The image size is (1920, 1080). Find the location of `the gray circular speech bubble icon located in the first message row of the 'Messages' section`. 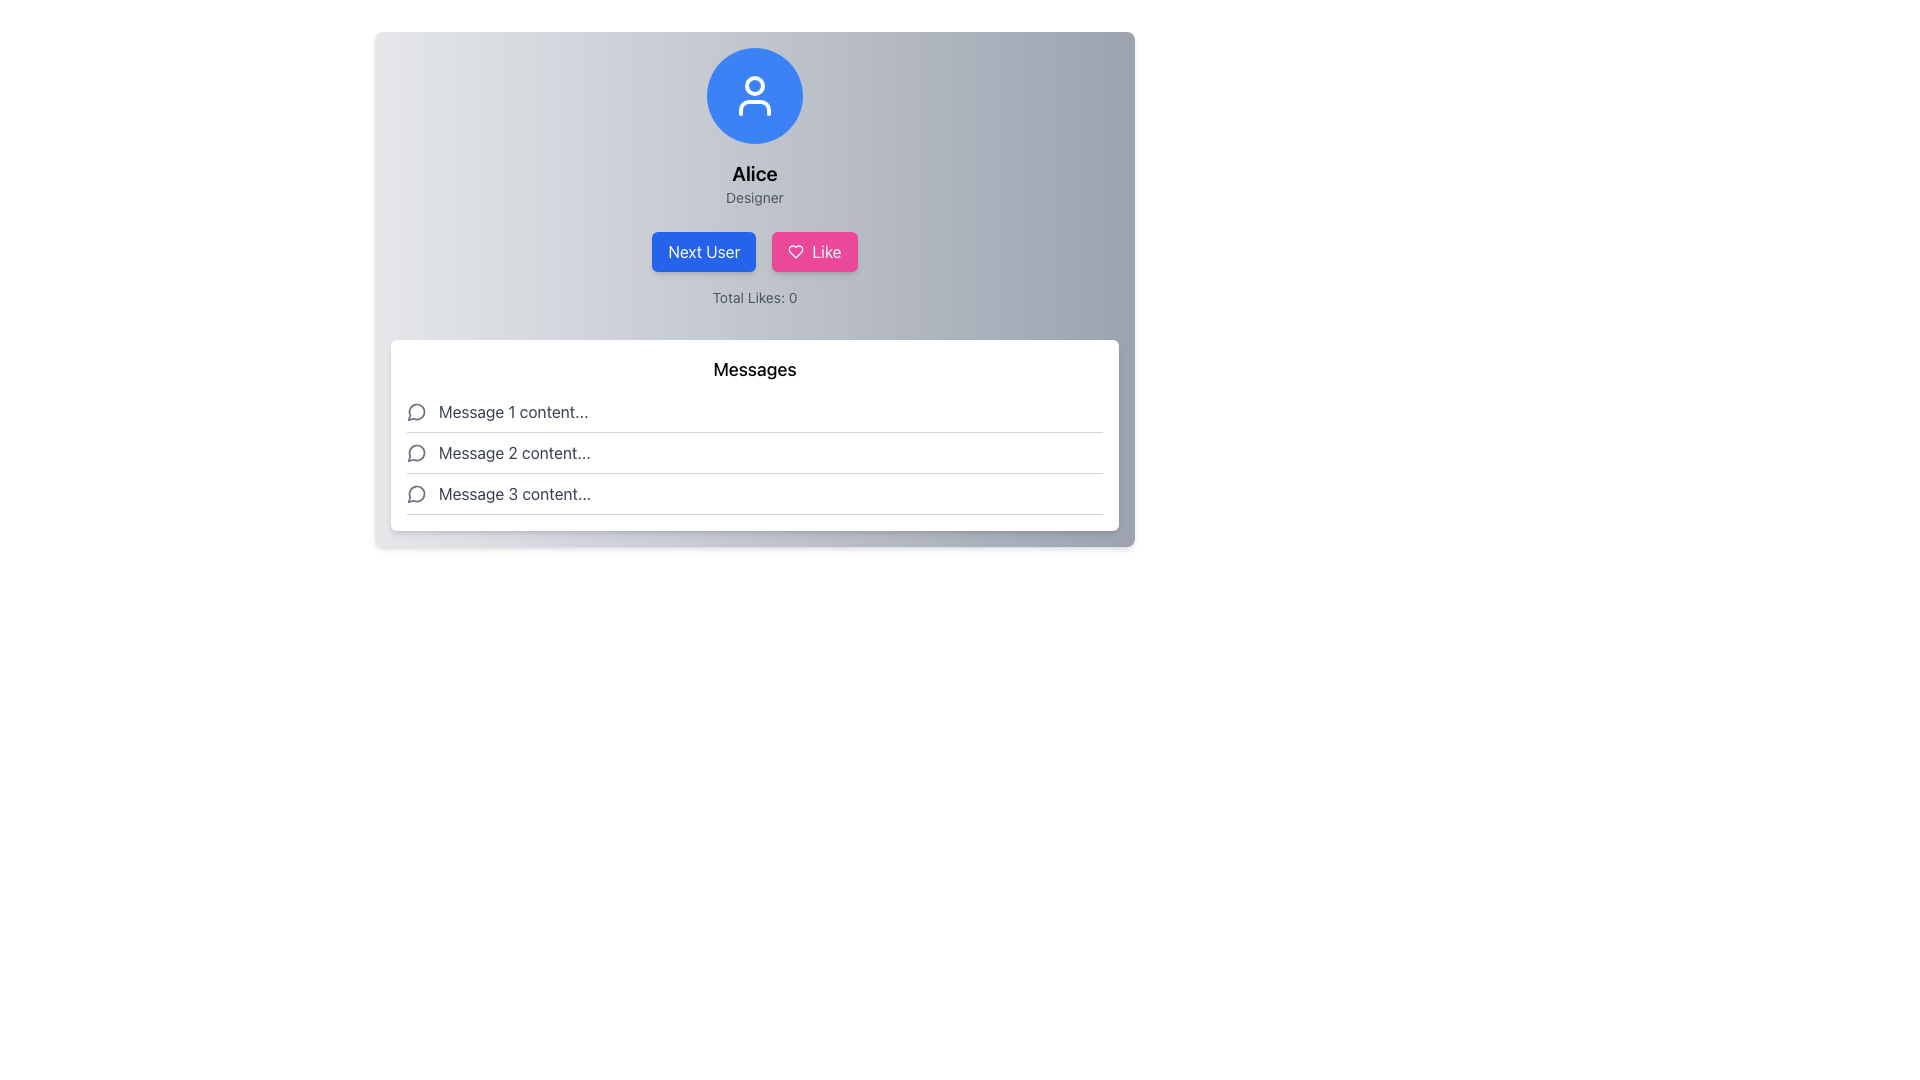

the gray circular speech bubble icon located in the first message row of the 'Messages' section is located at coordinates (415, 411).